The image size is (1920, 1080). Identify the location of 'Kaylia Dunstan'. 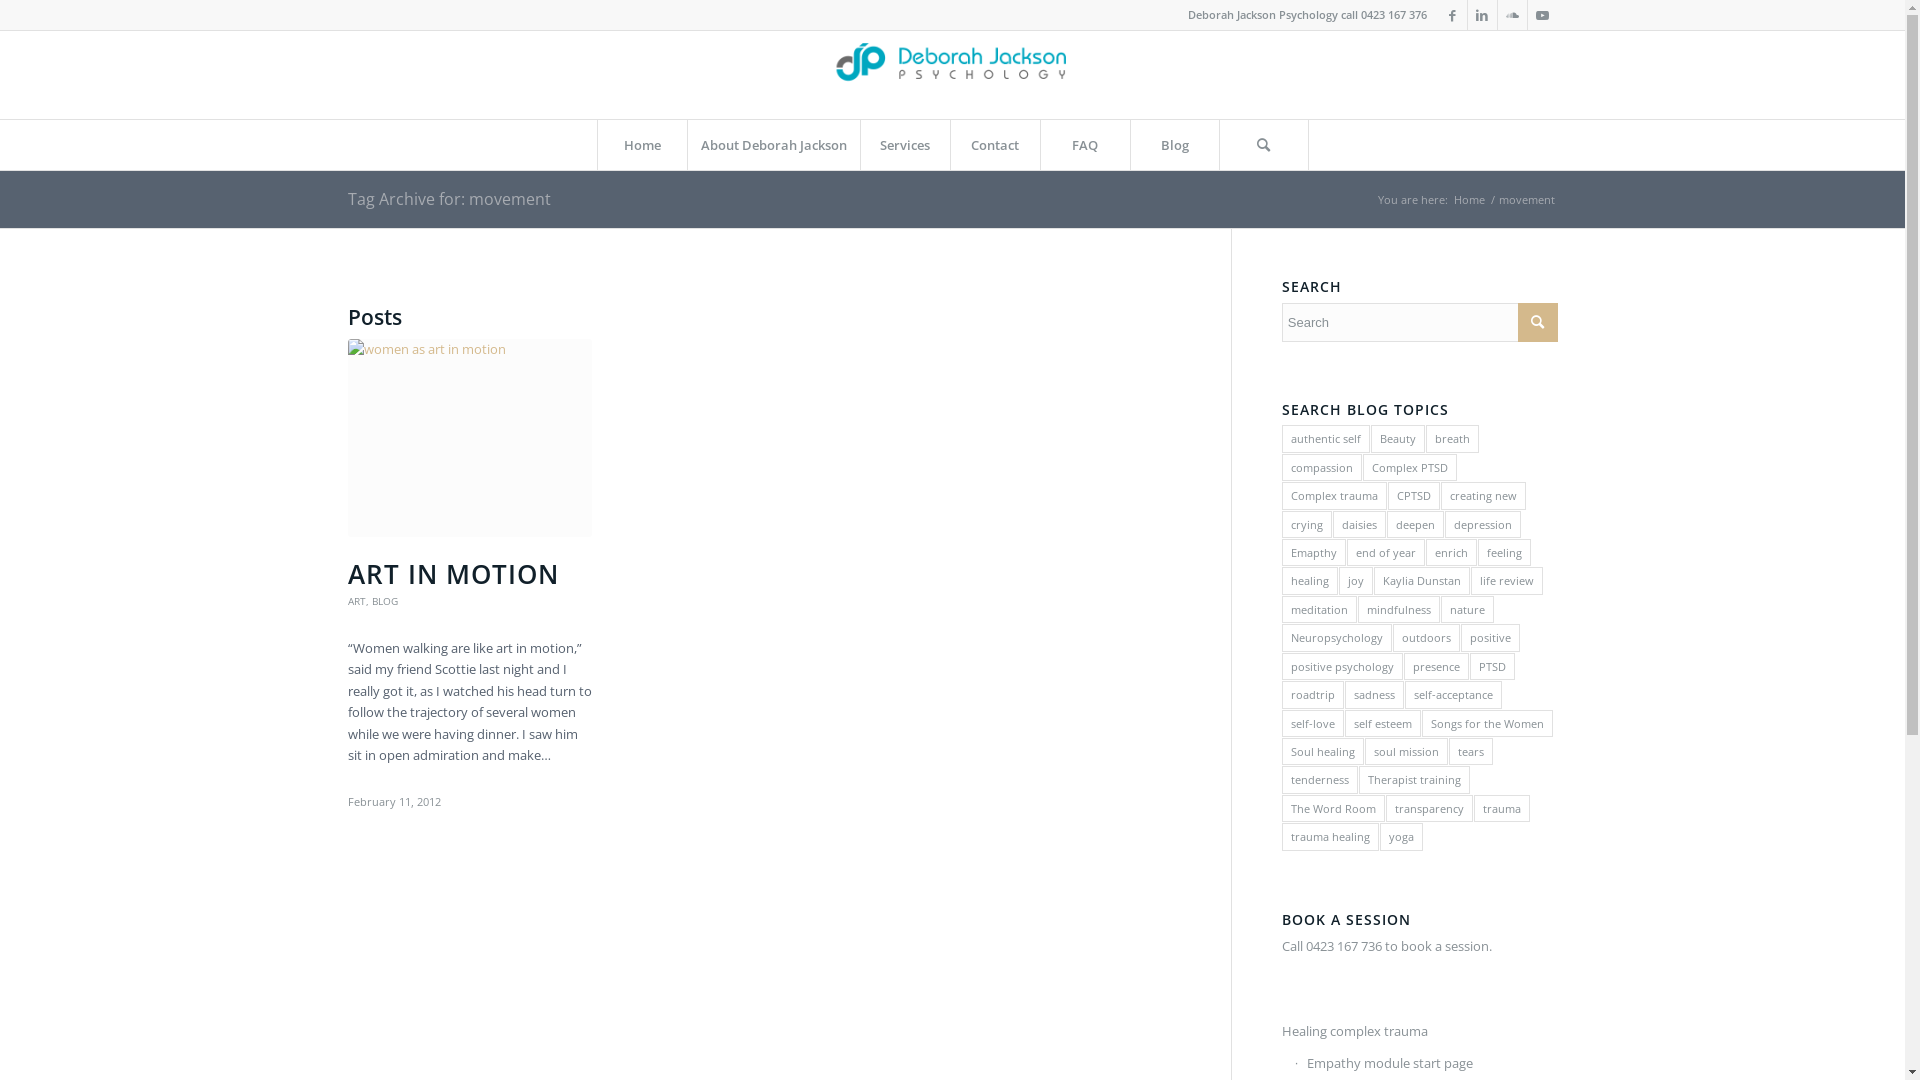
(1420, 580).